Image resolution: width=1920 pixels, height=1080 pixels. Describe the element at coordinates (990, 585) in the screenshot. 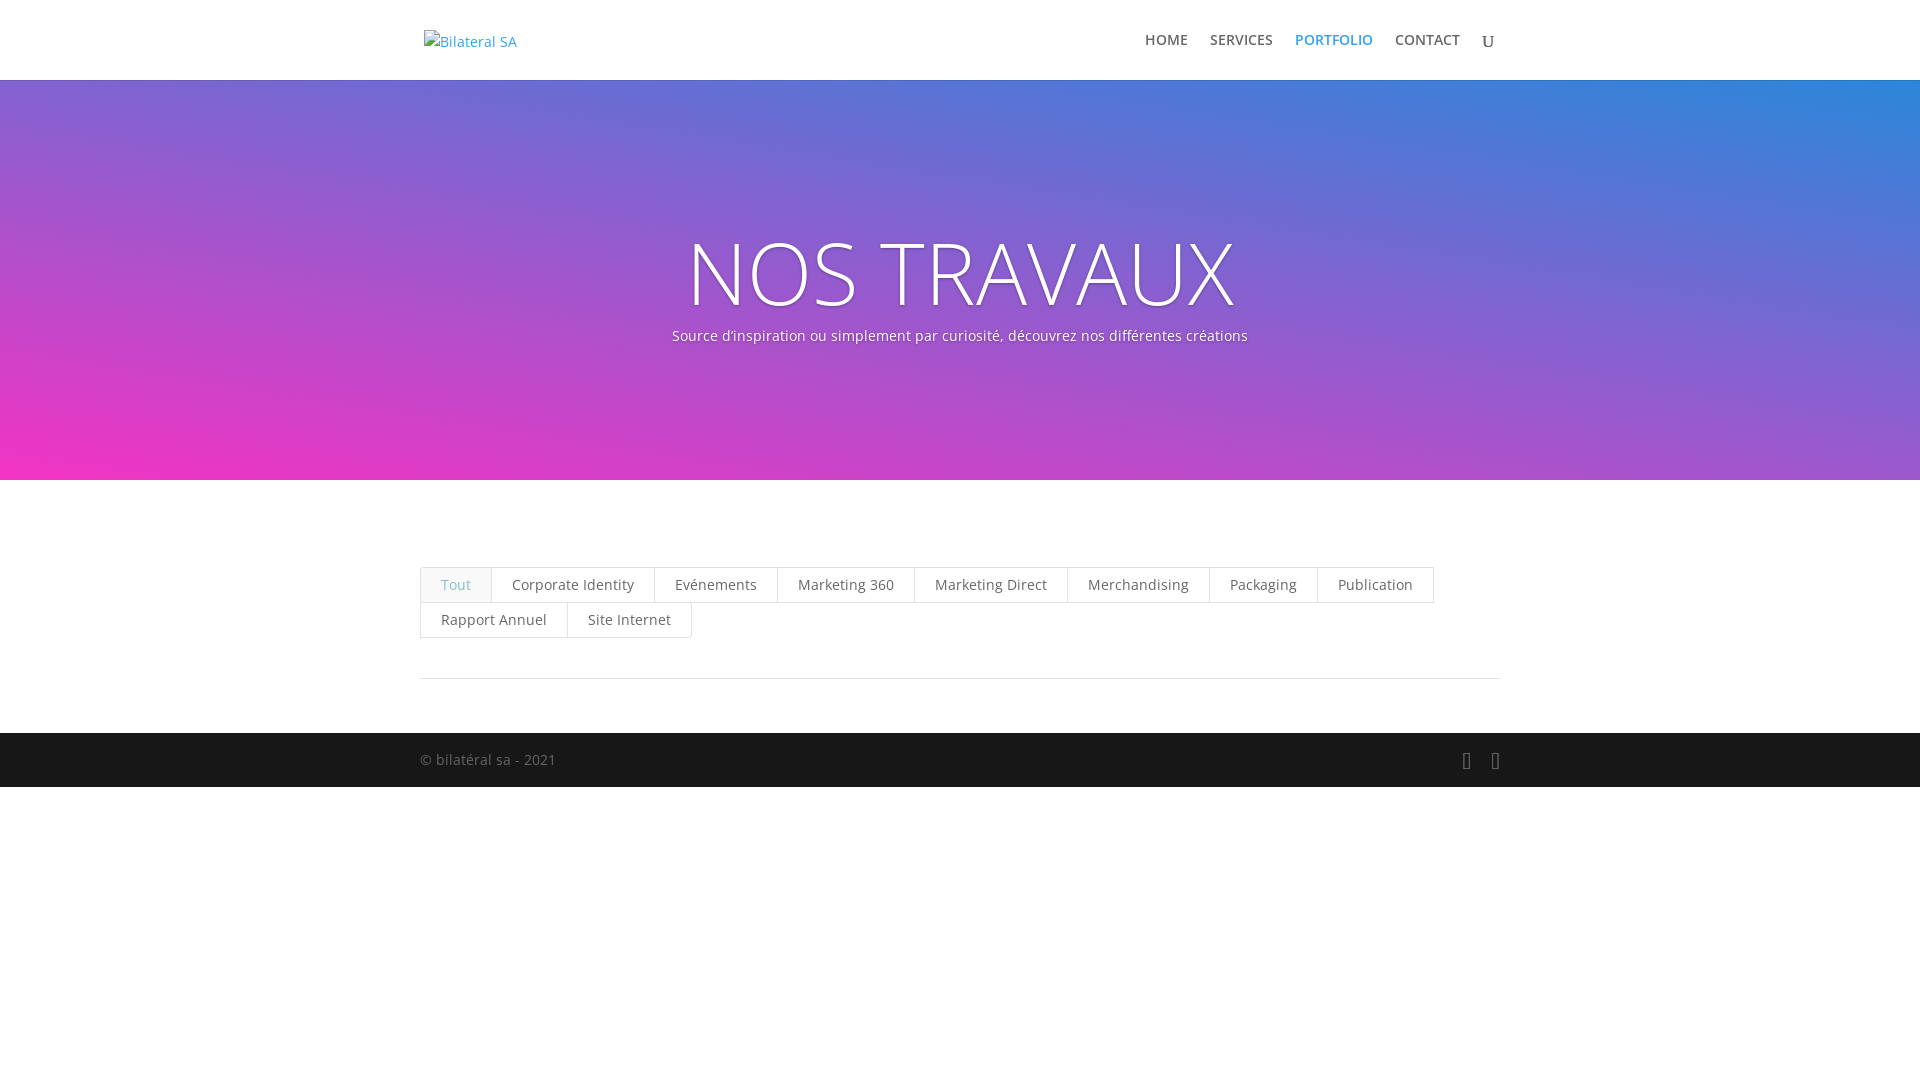

I see `'Marketing Direct'` at that location.